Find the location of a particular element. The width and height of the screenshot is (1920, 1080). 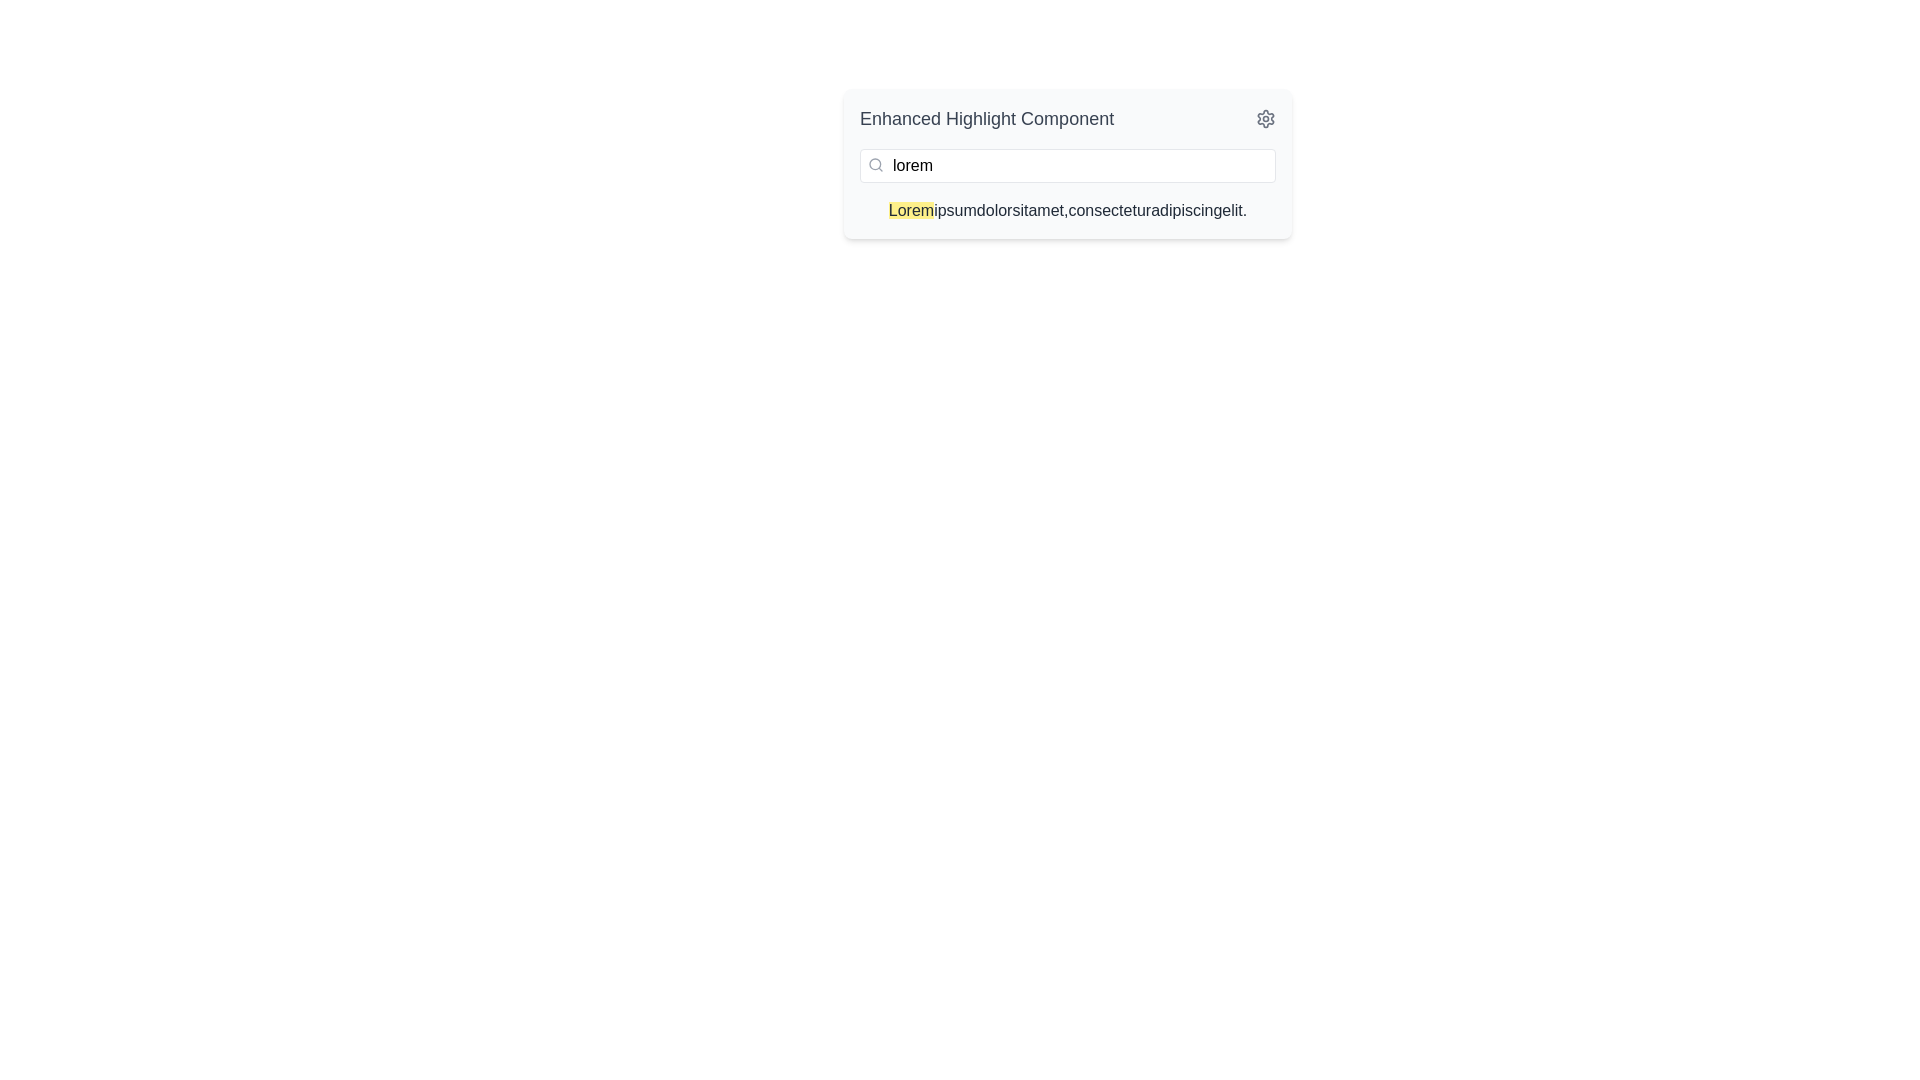

the text fragment displaying the word 'consectetur', which is part of the sentence located beneath the search bar is located at coordinates (1108, 210).